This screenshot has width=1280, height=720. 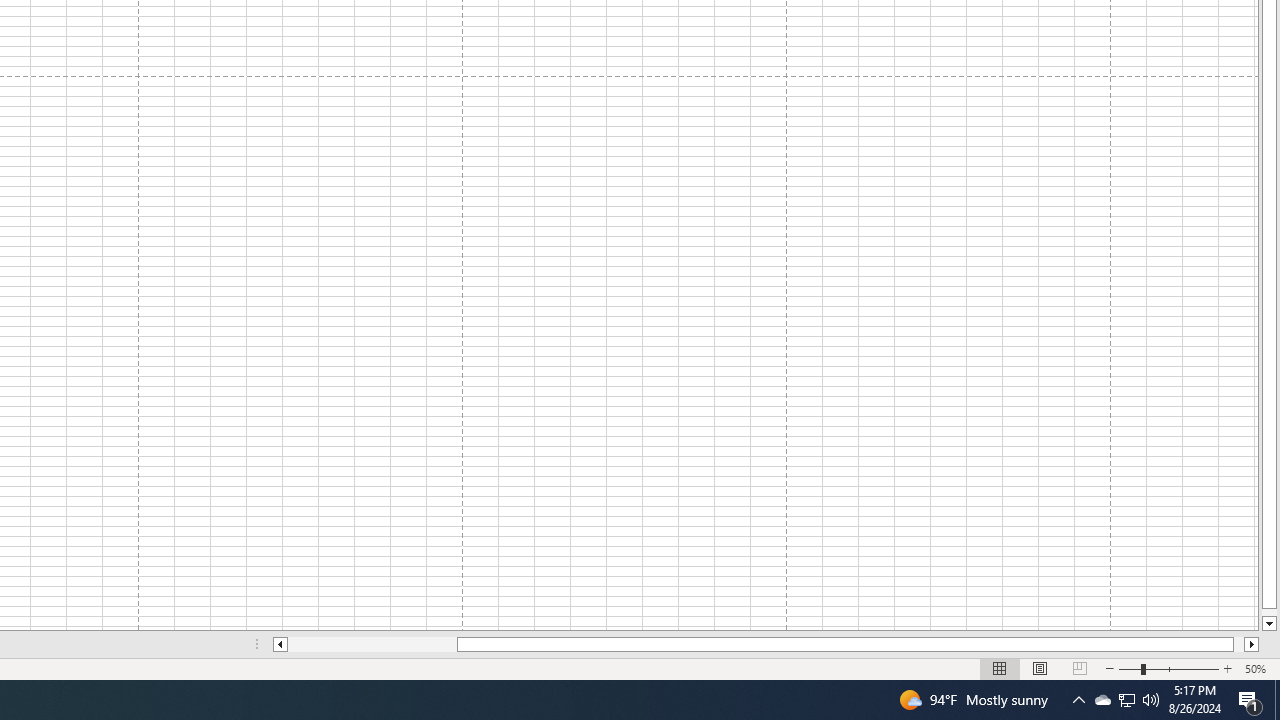 I want to click on 'Page right', so click(x=1238, y=644).